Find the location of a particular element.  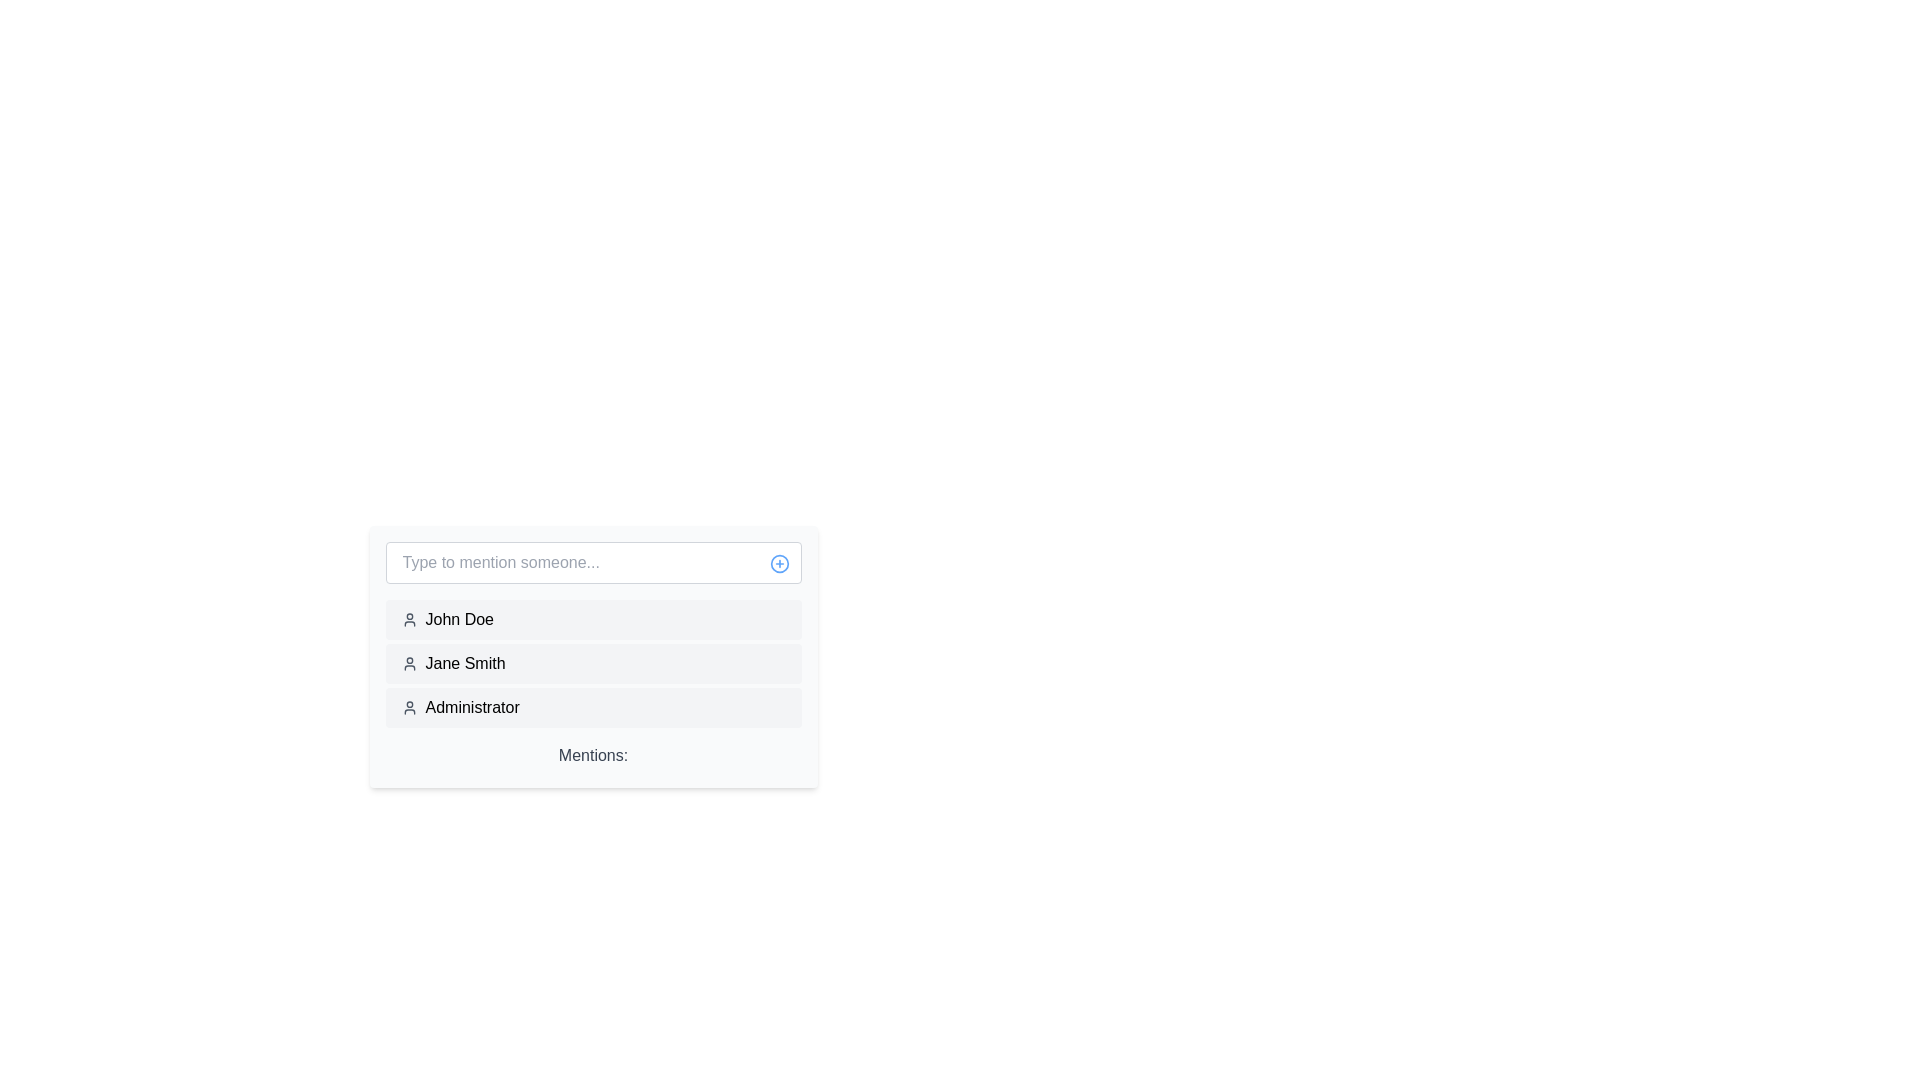

the user icon representing 'Jane Smith' is located at coordinates (408, 663).